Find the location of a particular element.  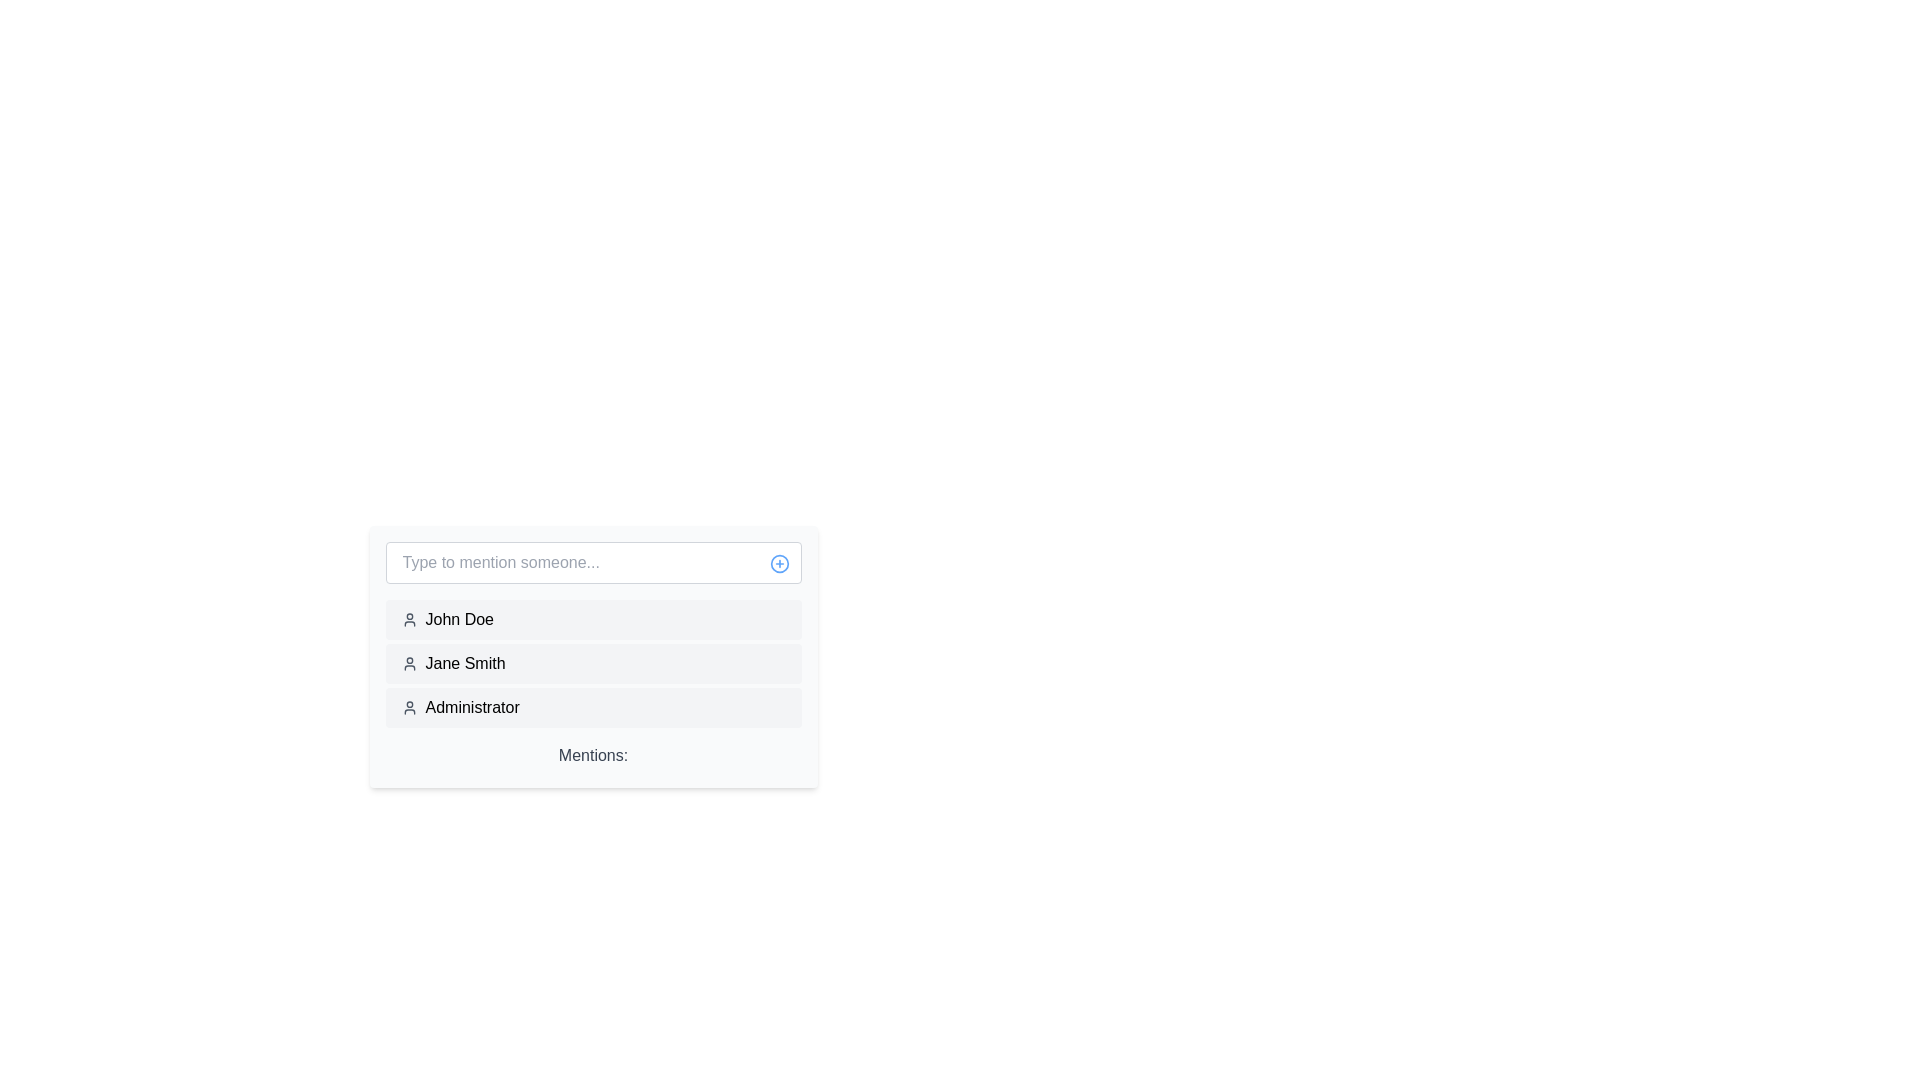

the user icon representing 'Jane Smith' is located at coordinates (408, 663).